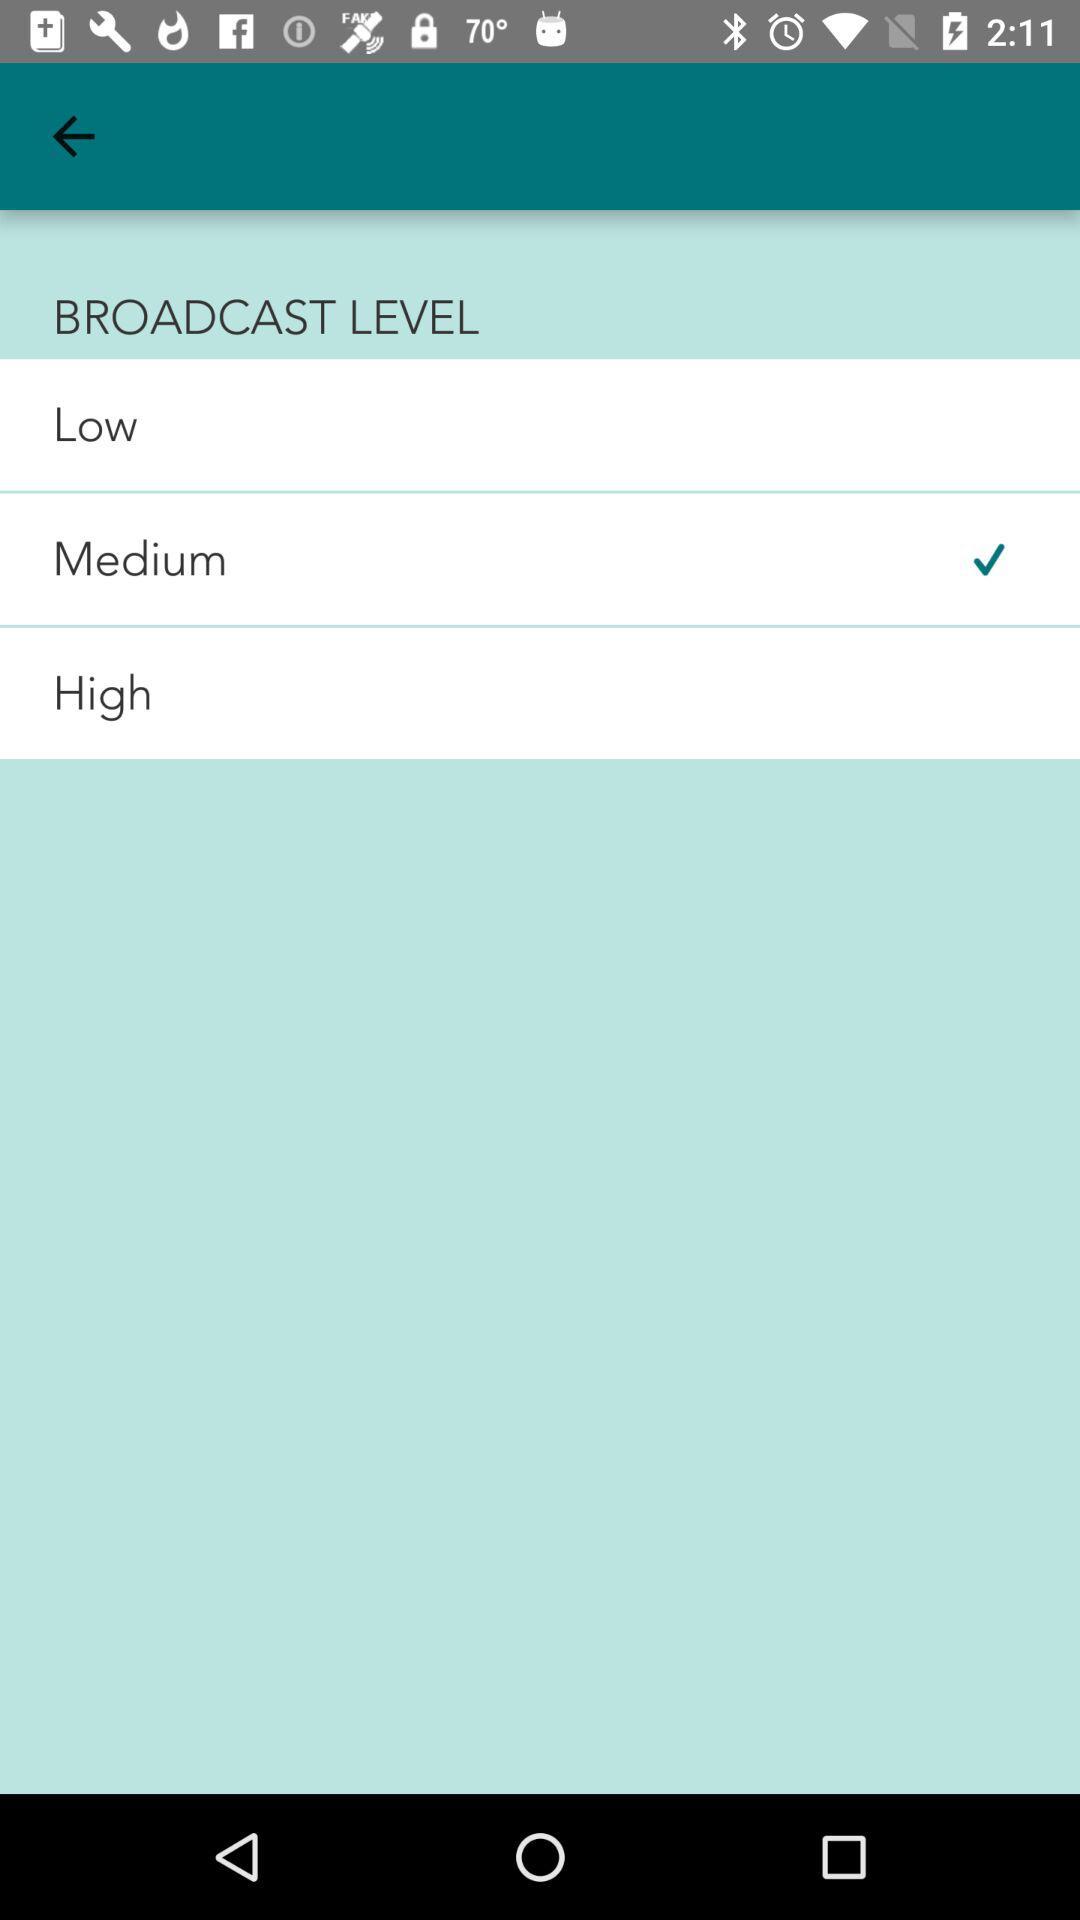 The height and width of the screenshot is (1920, 1080). Describe the element at coordinates (67, 423) in the screenshot. I see `item below the broadcast level` at that location.